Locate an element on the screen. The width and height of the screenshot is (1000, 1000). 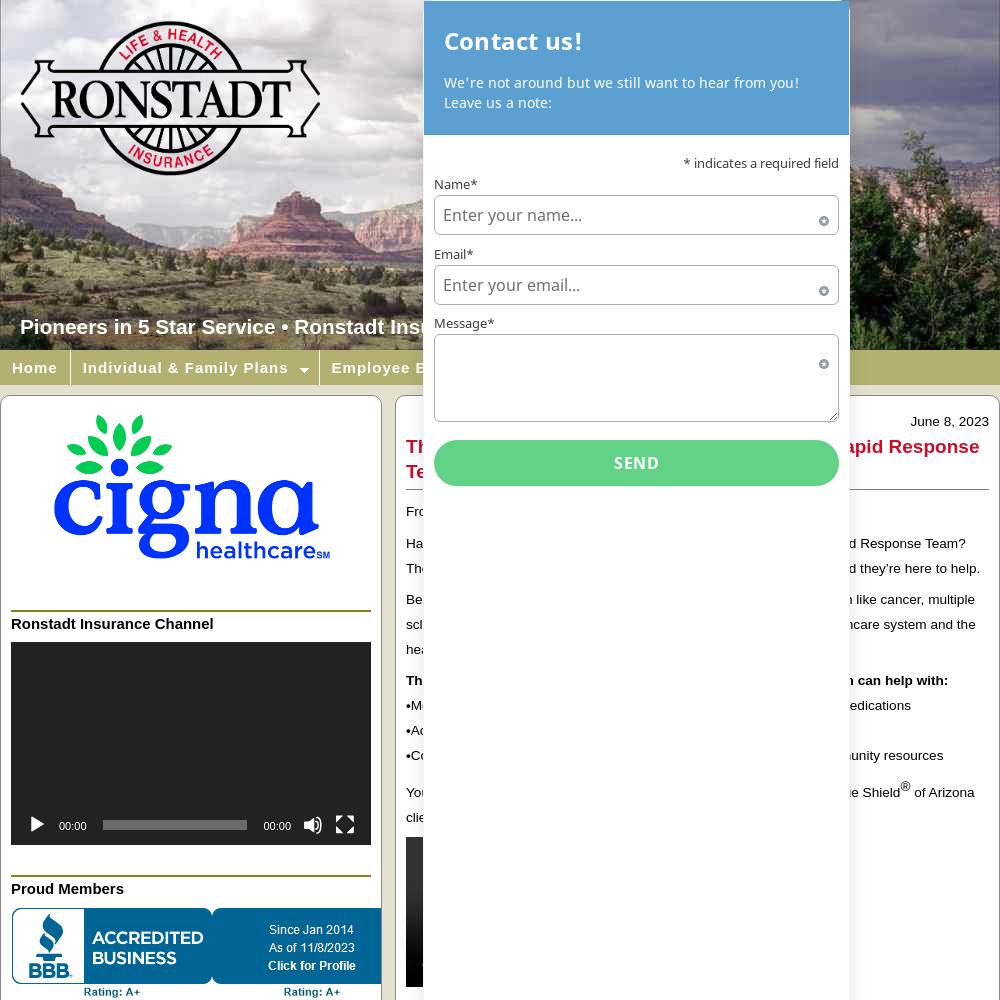
'You can learn more about this program and what it offers Blue Cross' is located at coordinates (610, 791).